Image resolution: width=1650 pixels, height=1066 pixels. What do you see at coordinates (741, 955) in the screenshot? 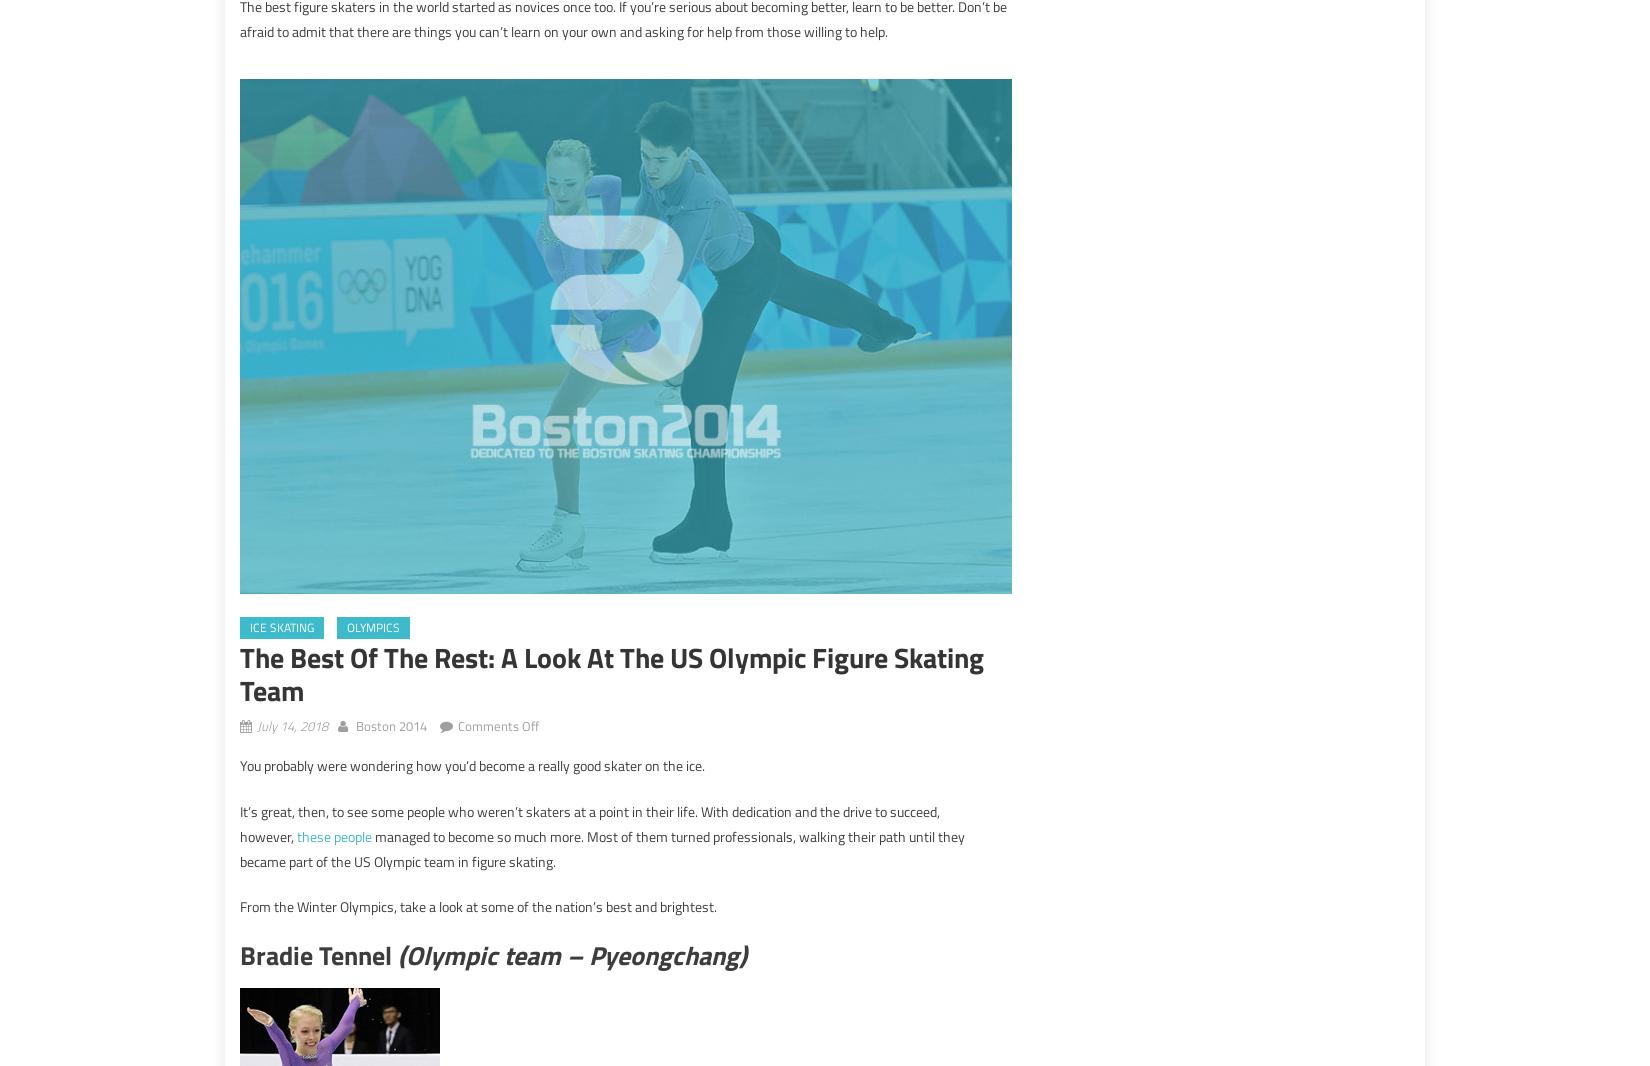
I see `')'` at bounding box center [741, 955].